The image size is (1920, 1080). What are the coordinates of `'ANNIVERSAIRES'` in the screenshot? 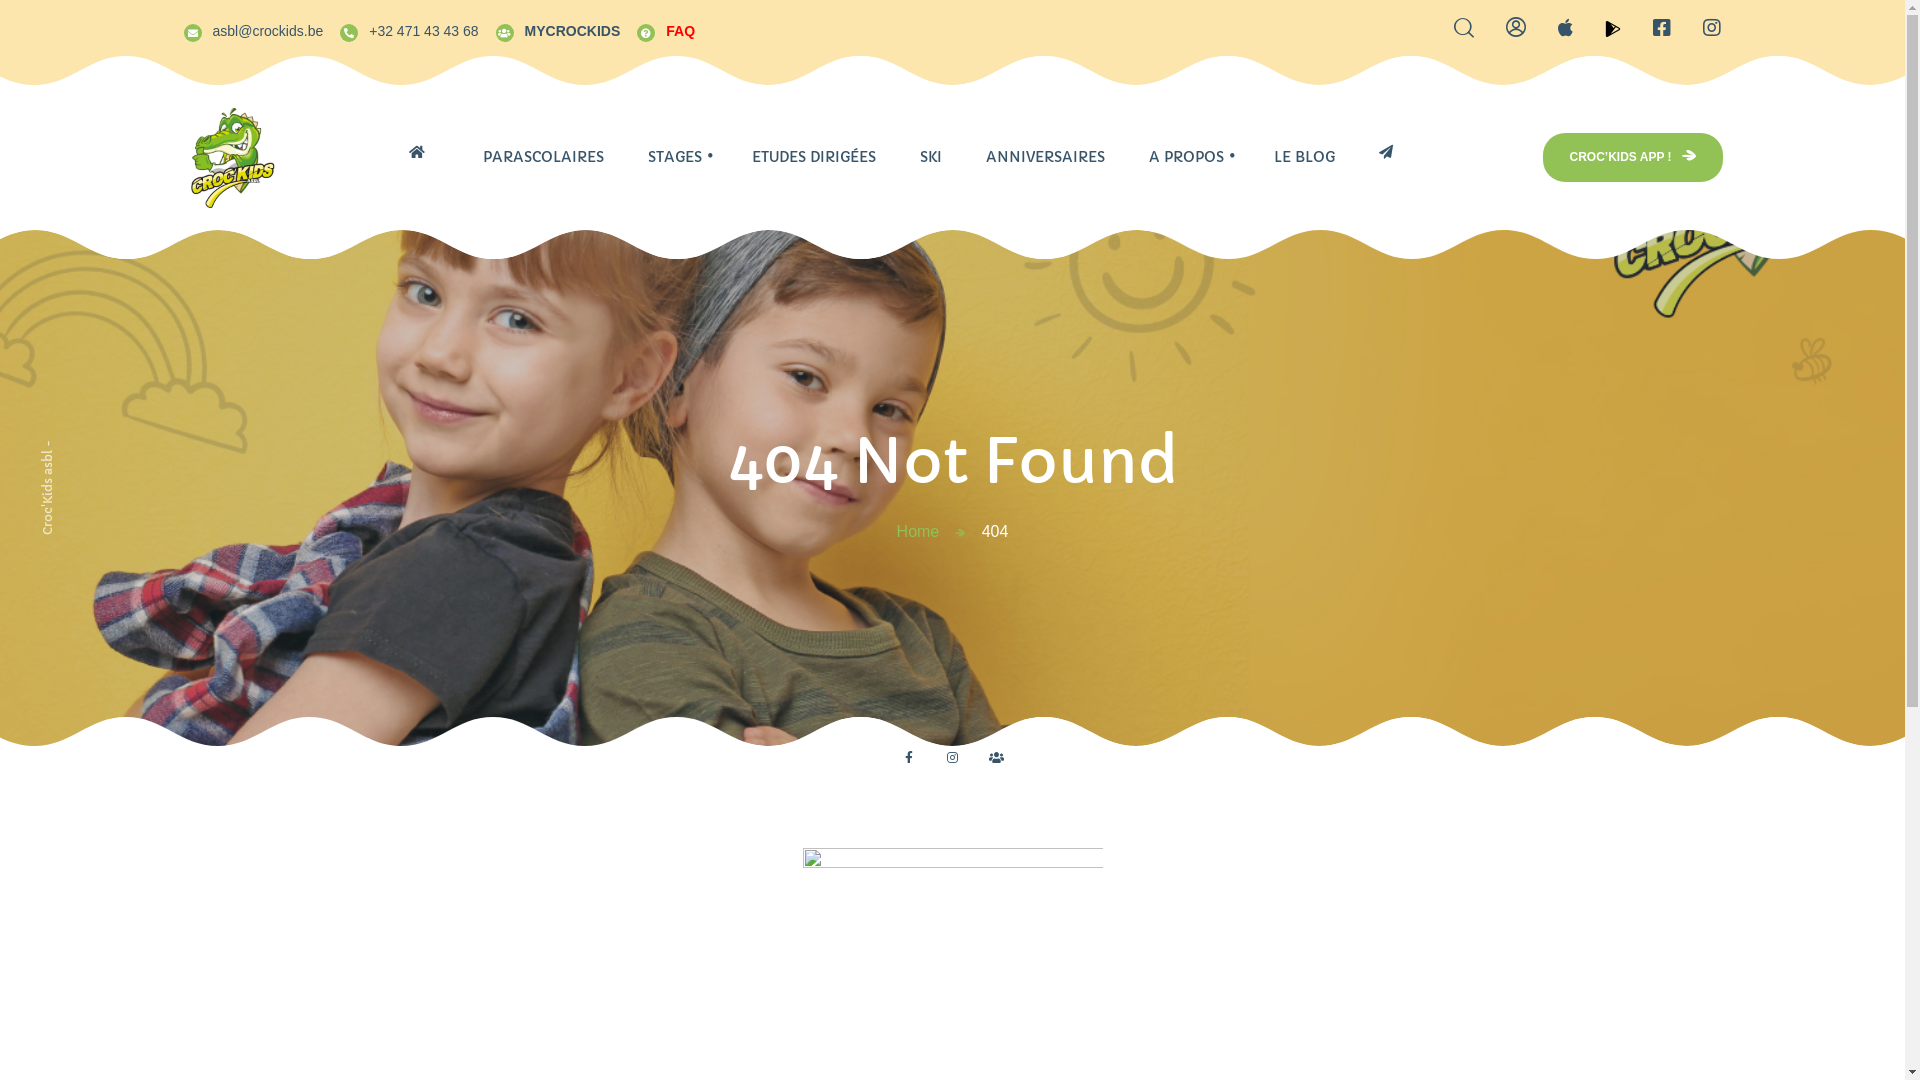 It's located at (1044, 156).